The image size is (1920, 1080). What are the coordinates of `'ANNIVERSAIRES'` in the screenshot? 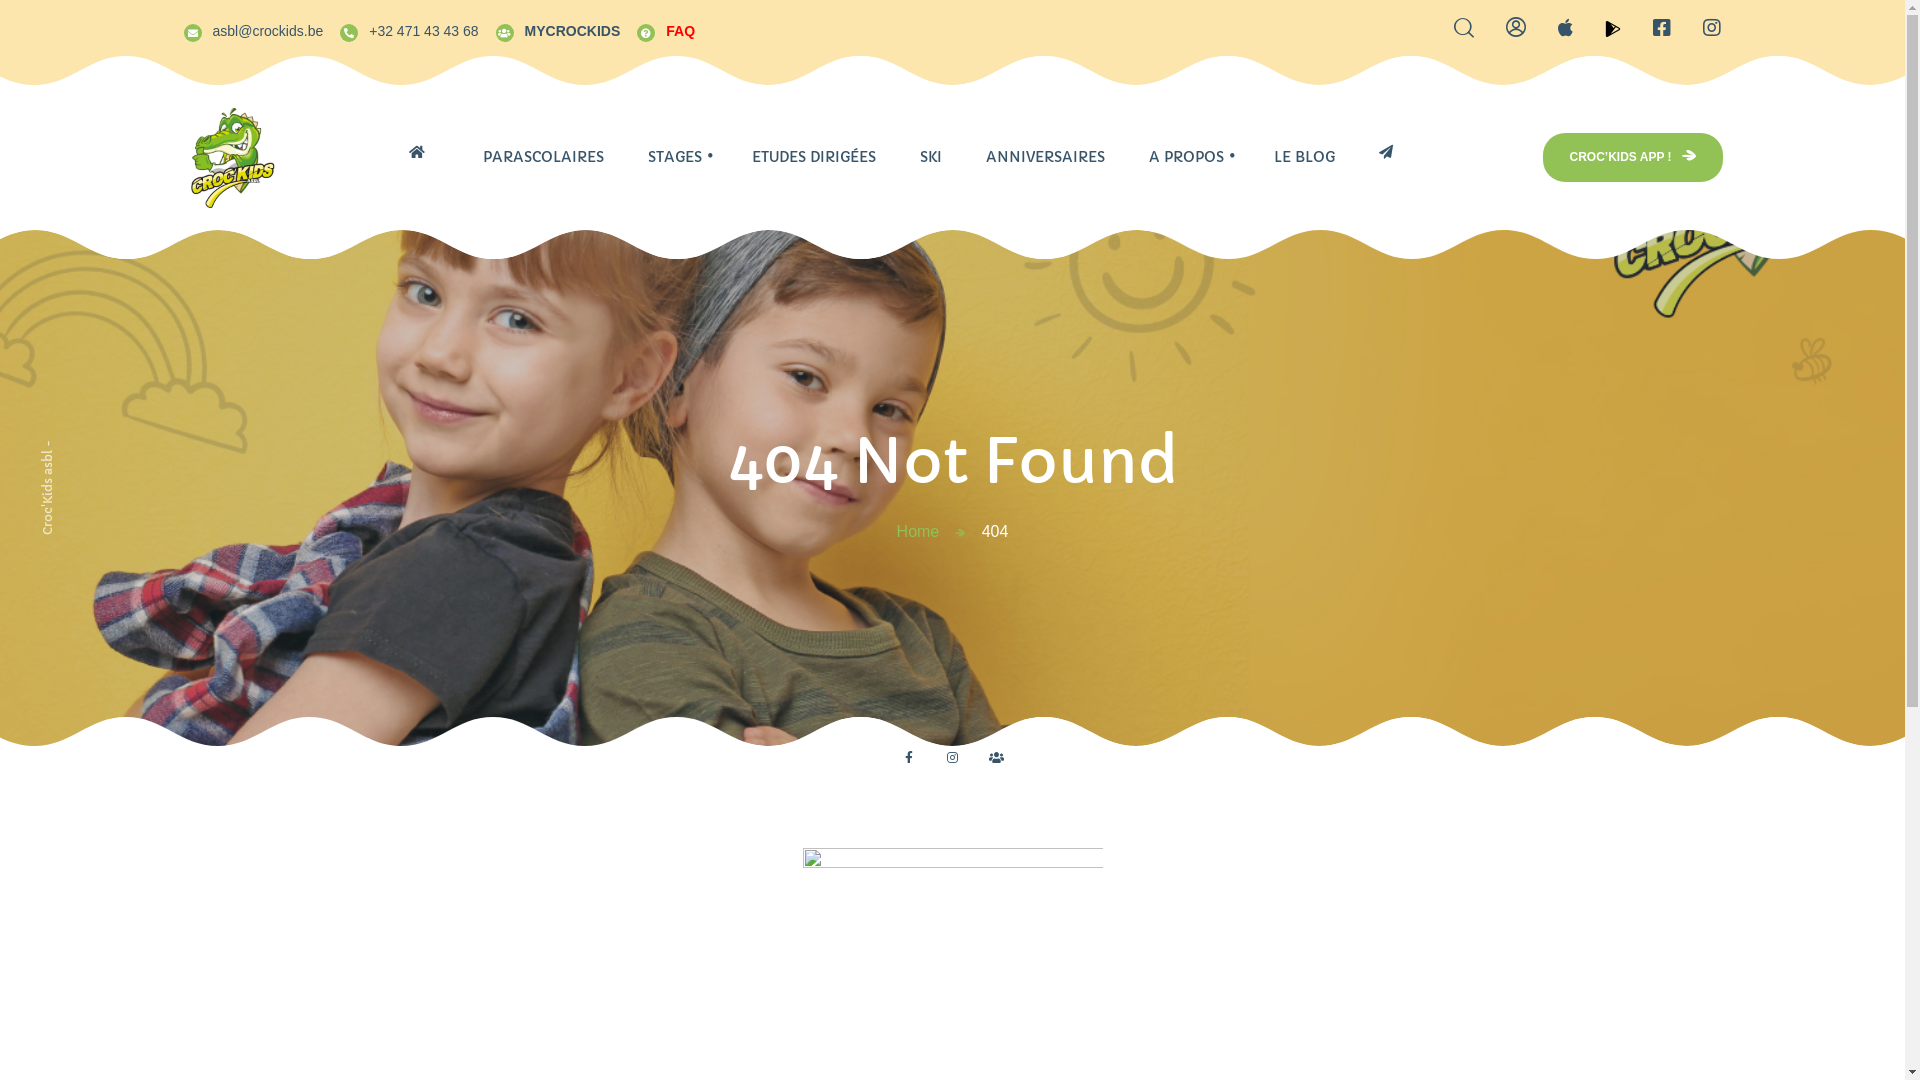 It's located at (1044, 156).